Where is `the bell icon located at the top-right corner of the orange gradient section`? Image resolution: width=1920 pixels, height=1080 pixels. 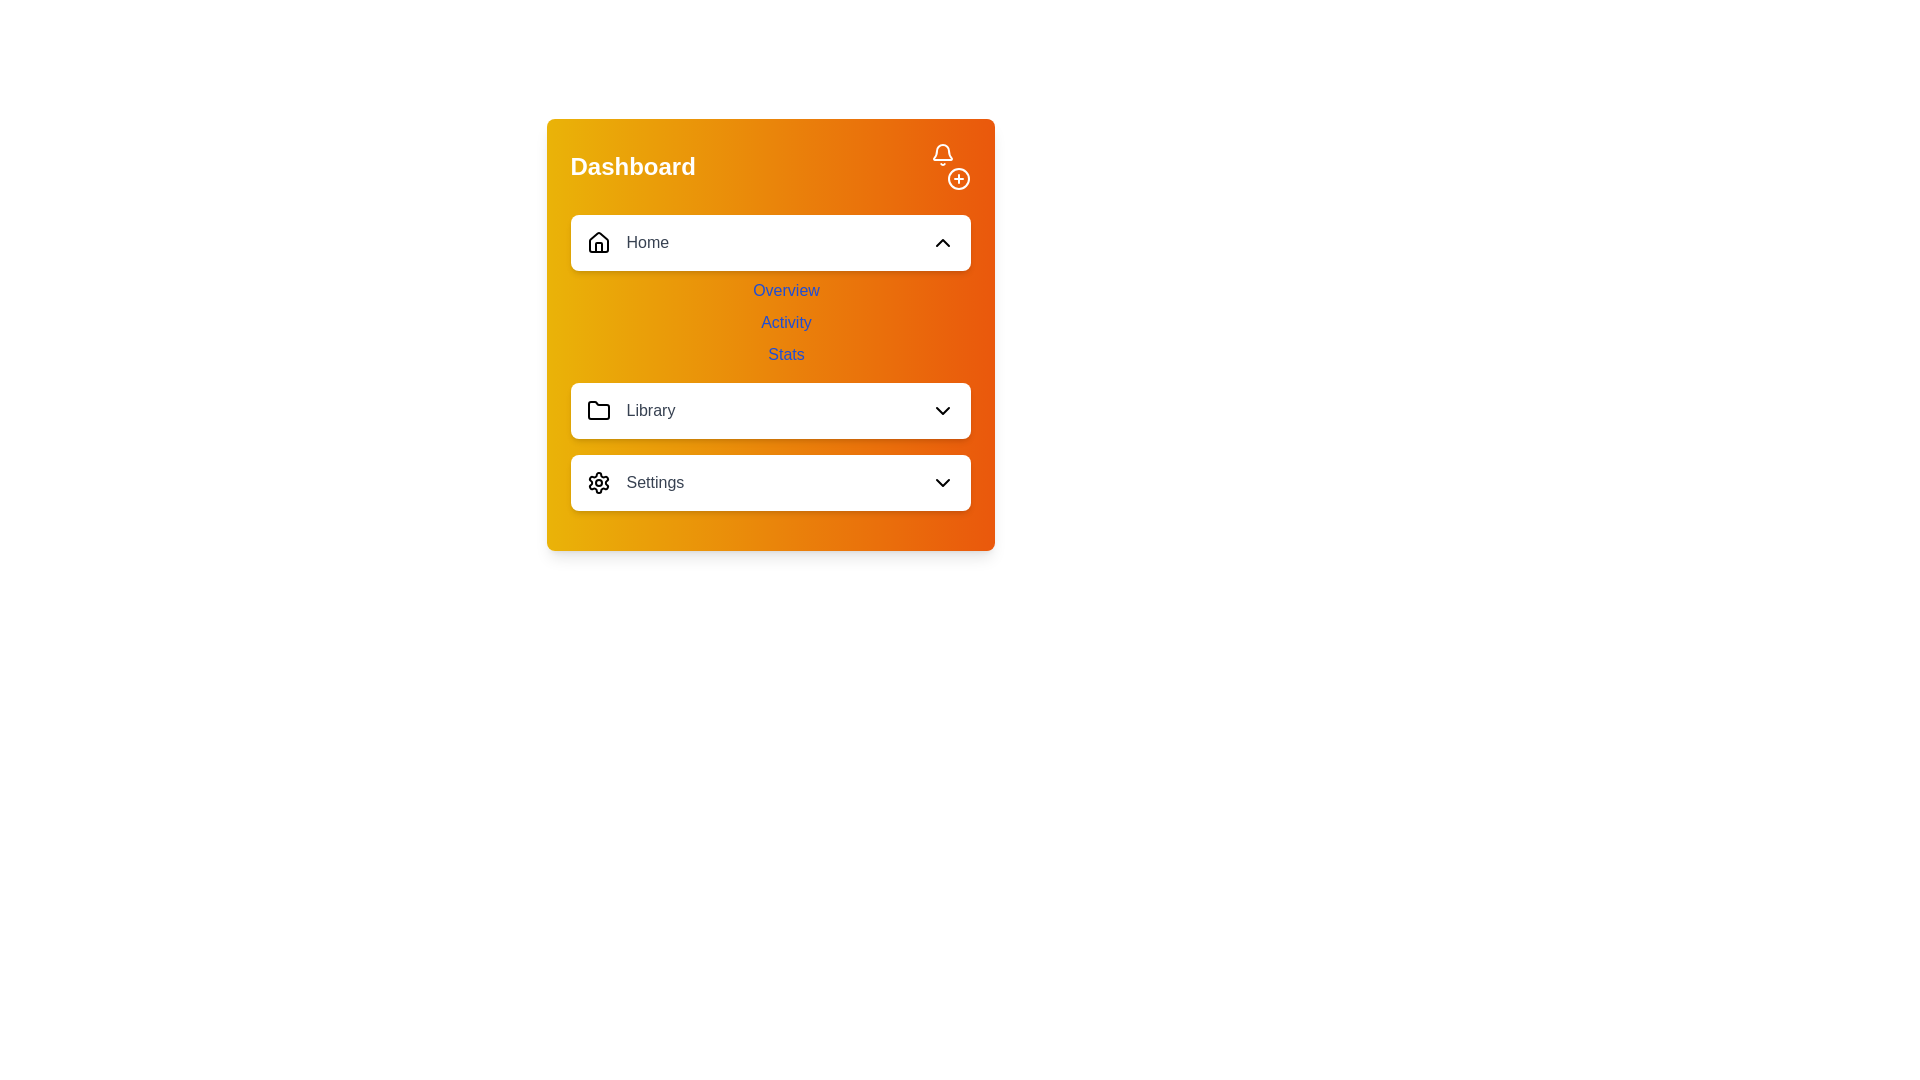
the bell icon located at the top-right corner of the orange gradient section is located at coordinates (941, 153).